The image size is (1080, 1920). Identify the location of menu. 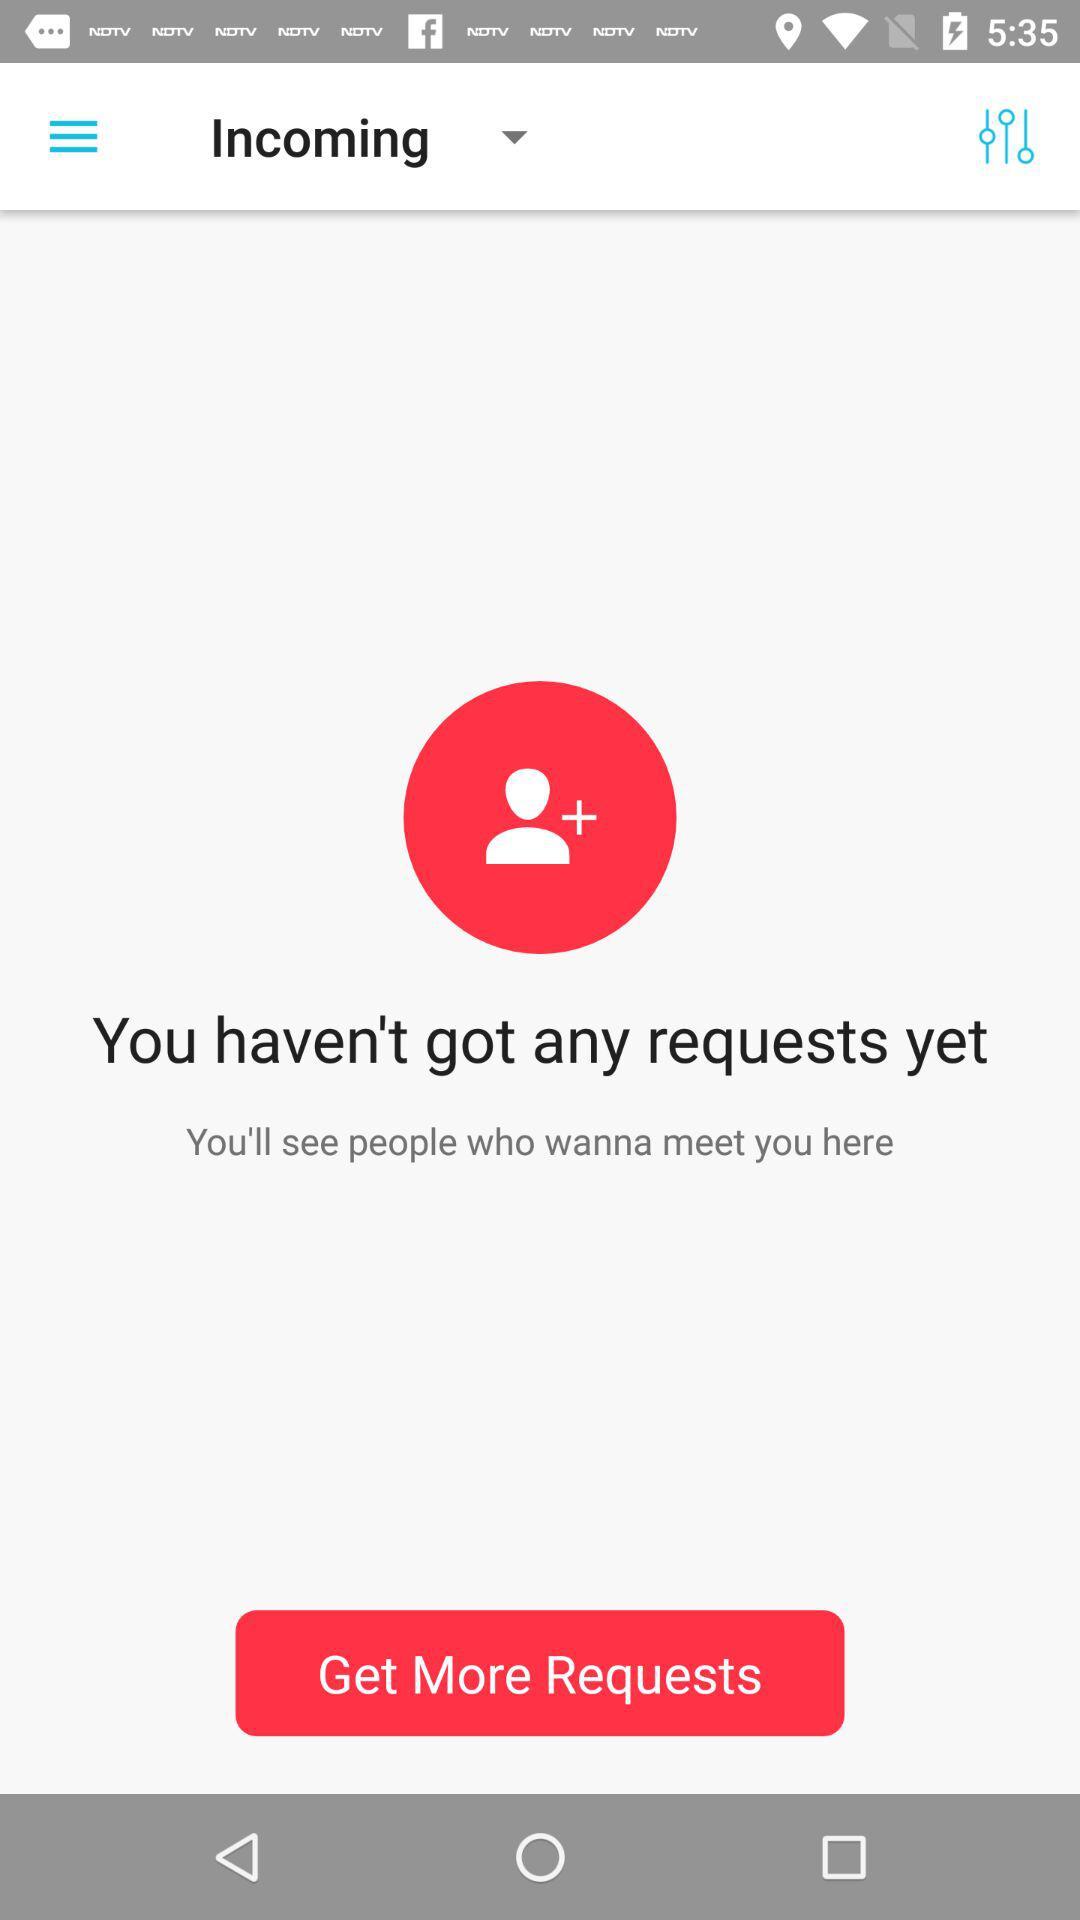
(72, 135).